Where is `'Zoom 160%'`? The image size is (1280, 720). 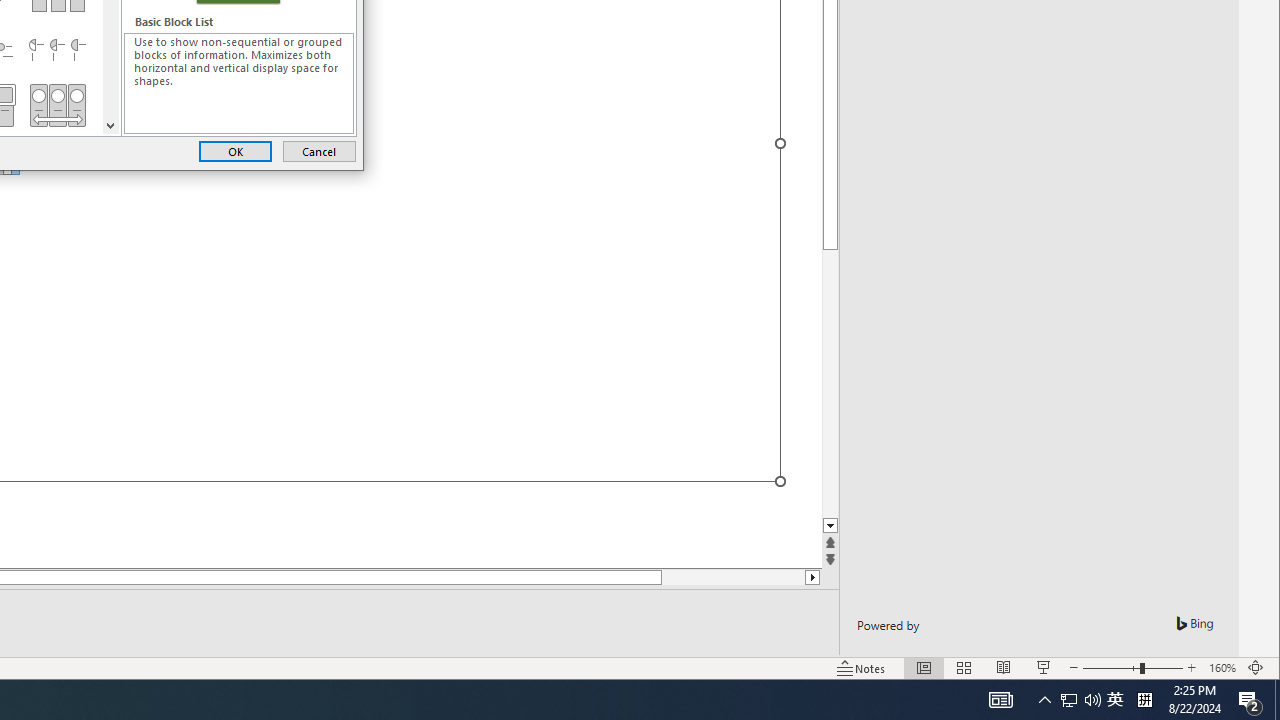 'Zoom 160%' is located at coordinates (1221, 668).